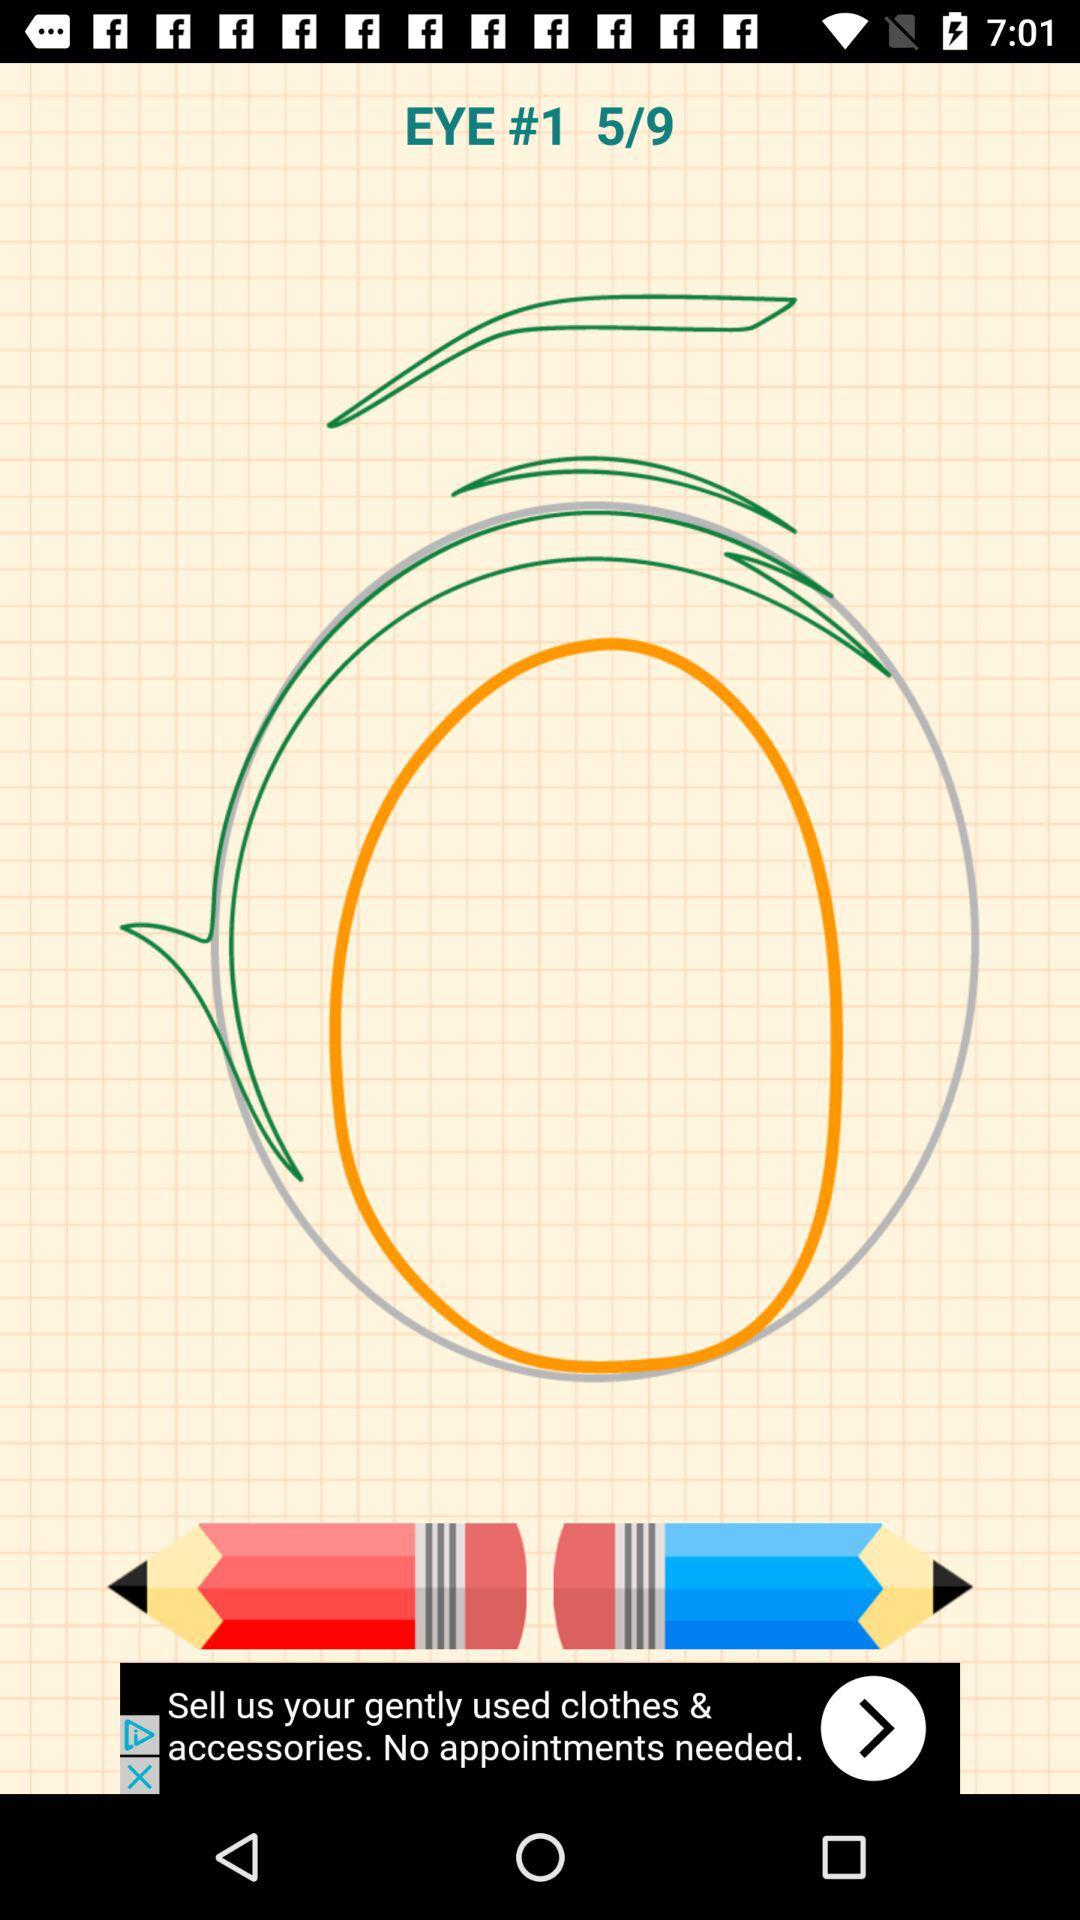  Describe the element at coordinates (540, 1727) in the screenshot. I see `details about advertisement` at that location.